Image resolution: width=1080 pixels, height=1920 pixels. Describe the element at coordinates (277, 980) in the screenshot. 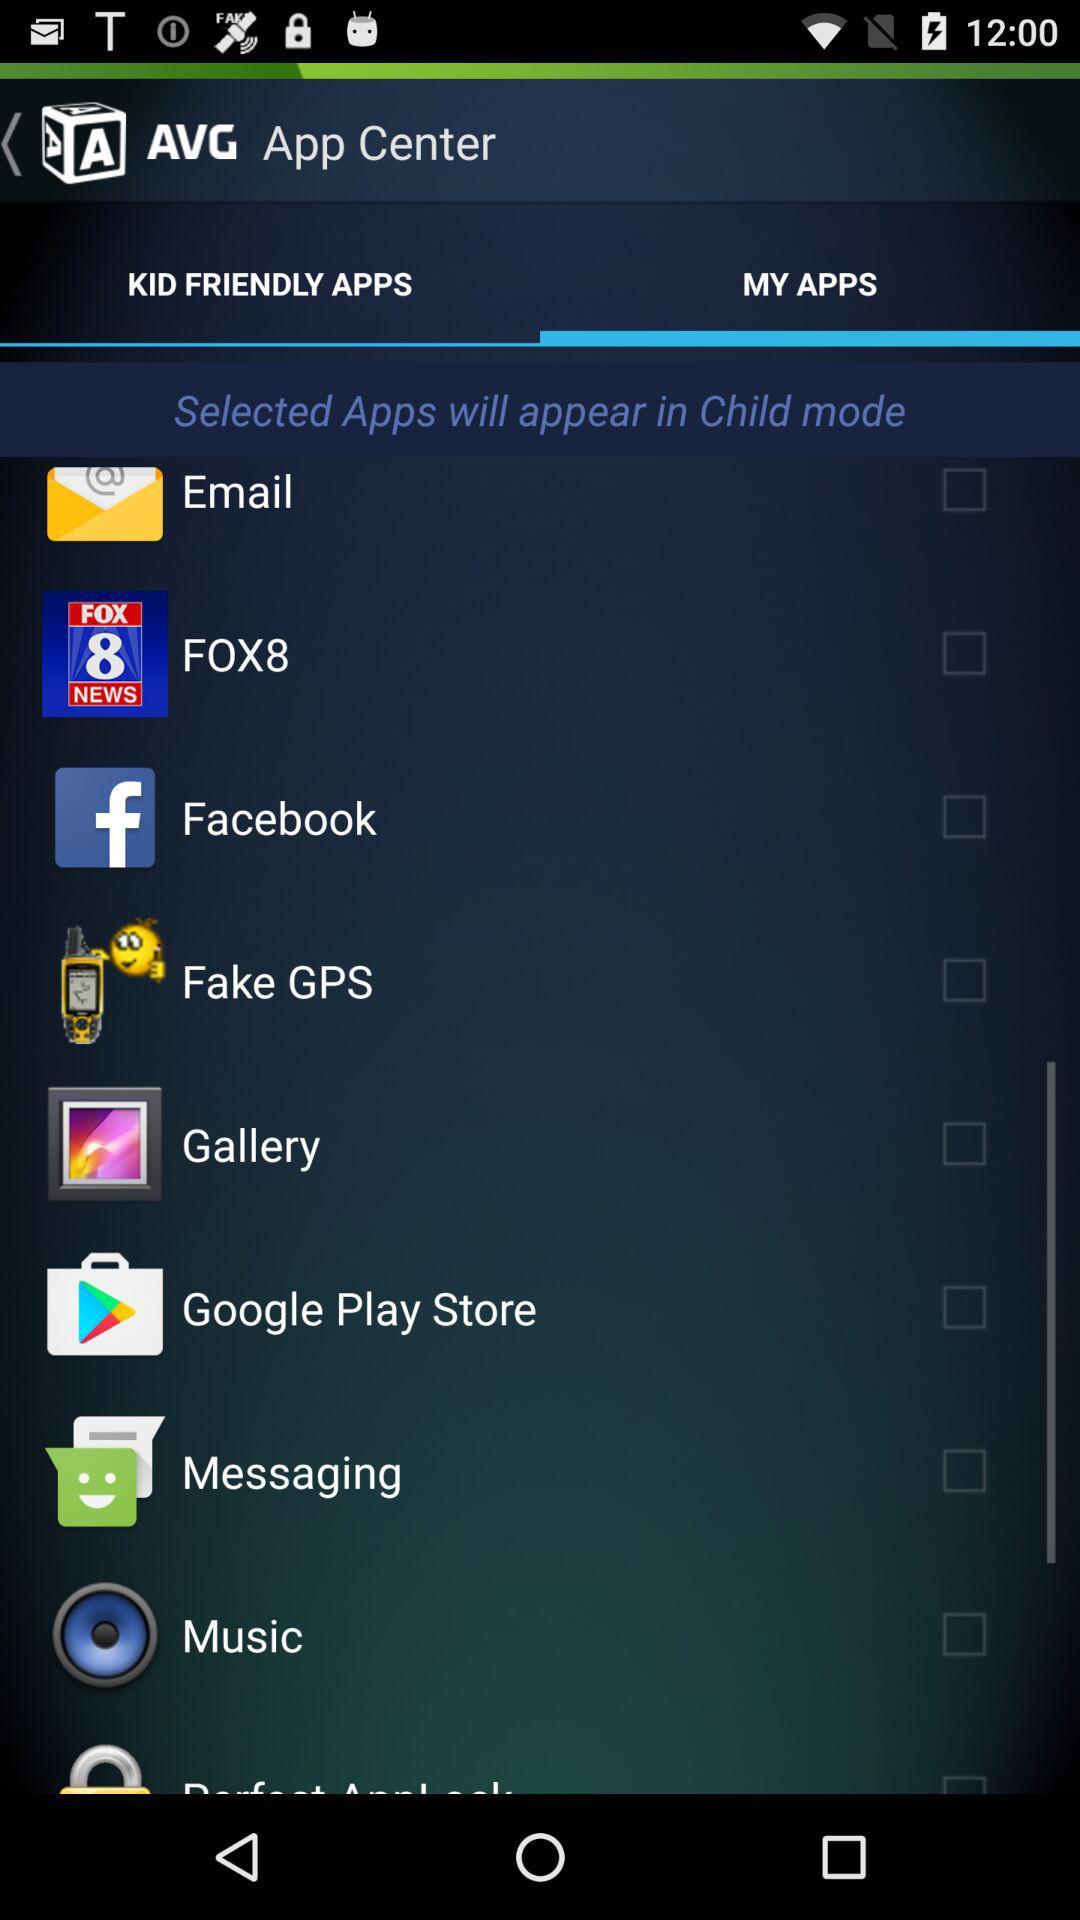

I see `item below the facebook app` at that location.